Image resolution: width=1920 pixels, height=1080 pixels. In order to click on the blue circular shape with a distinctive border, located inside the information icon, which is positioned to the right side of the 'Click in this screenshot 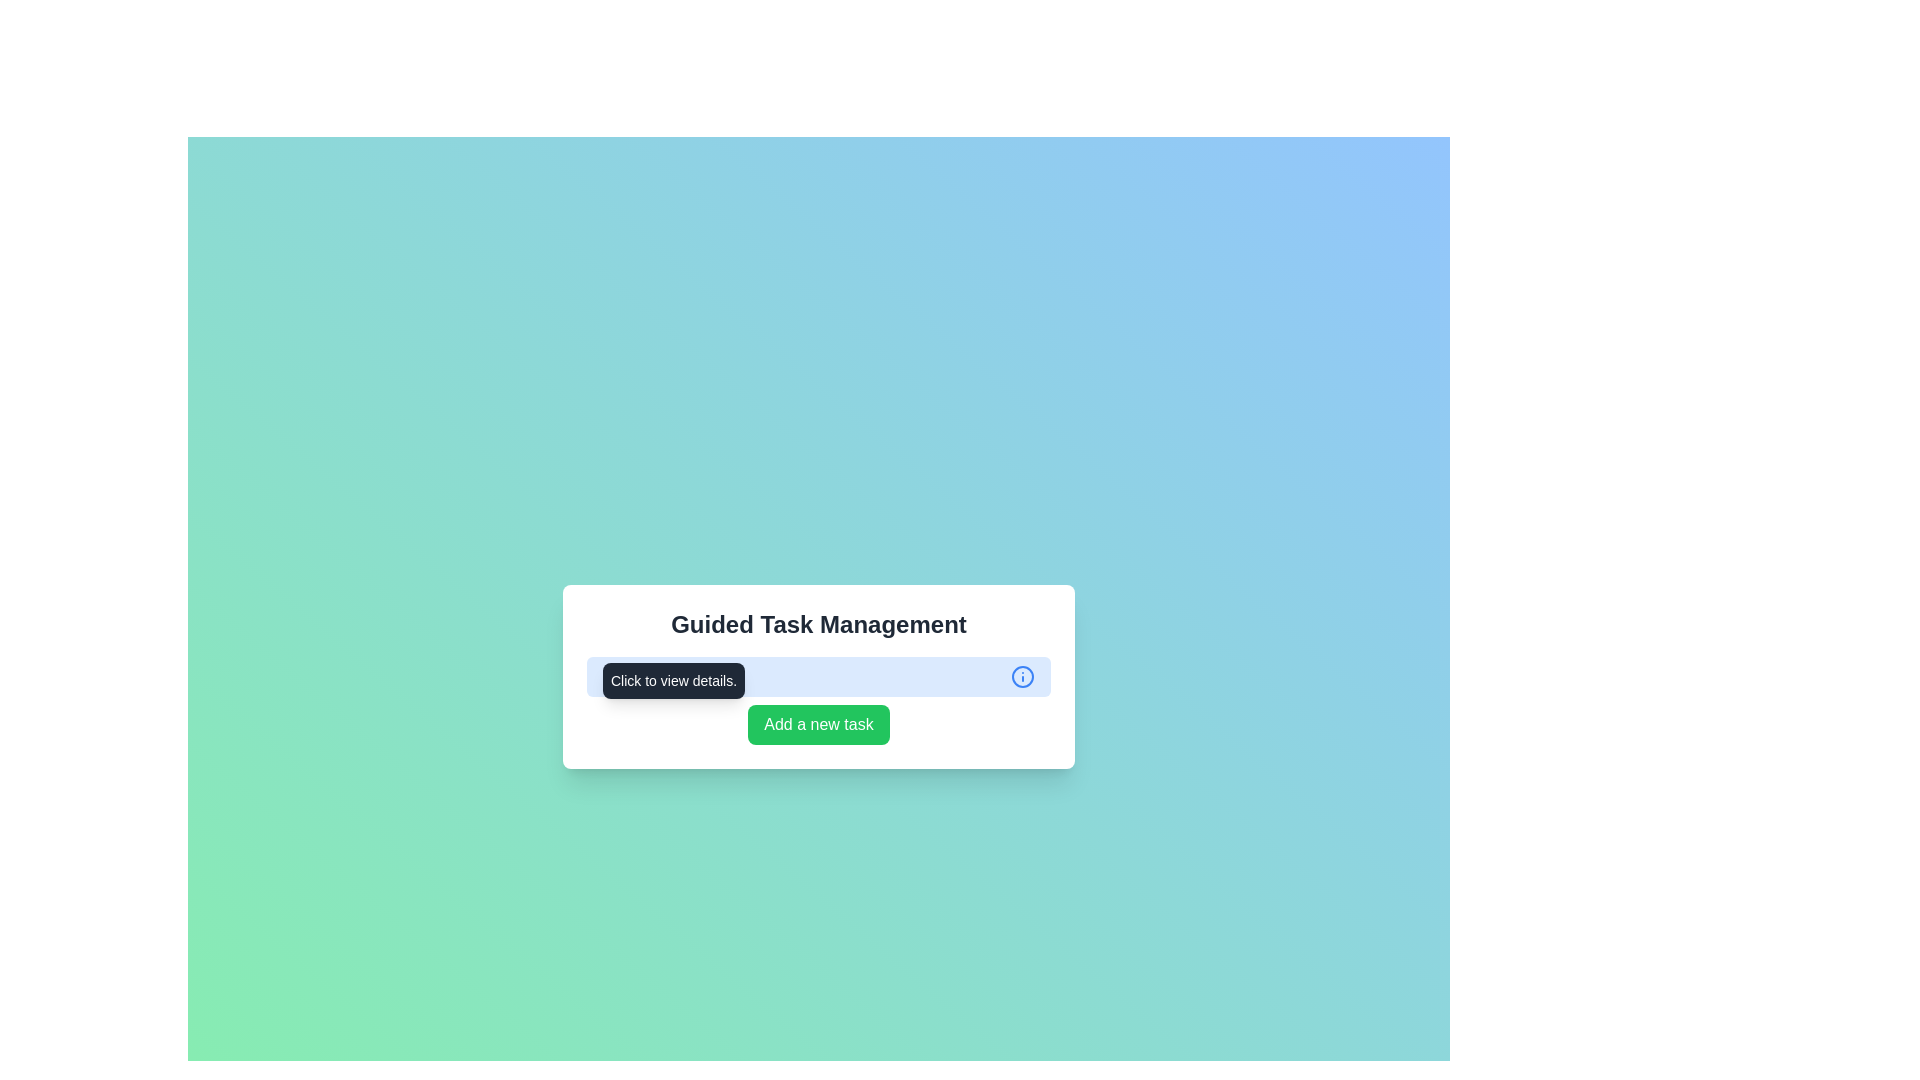, I will do `click(1022, 676)`.